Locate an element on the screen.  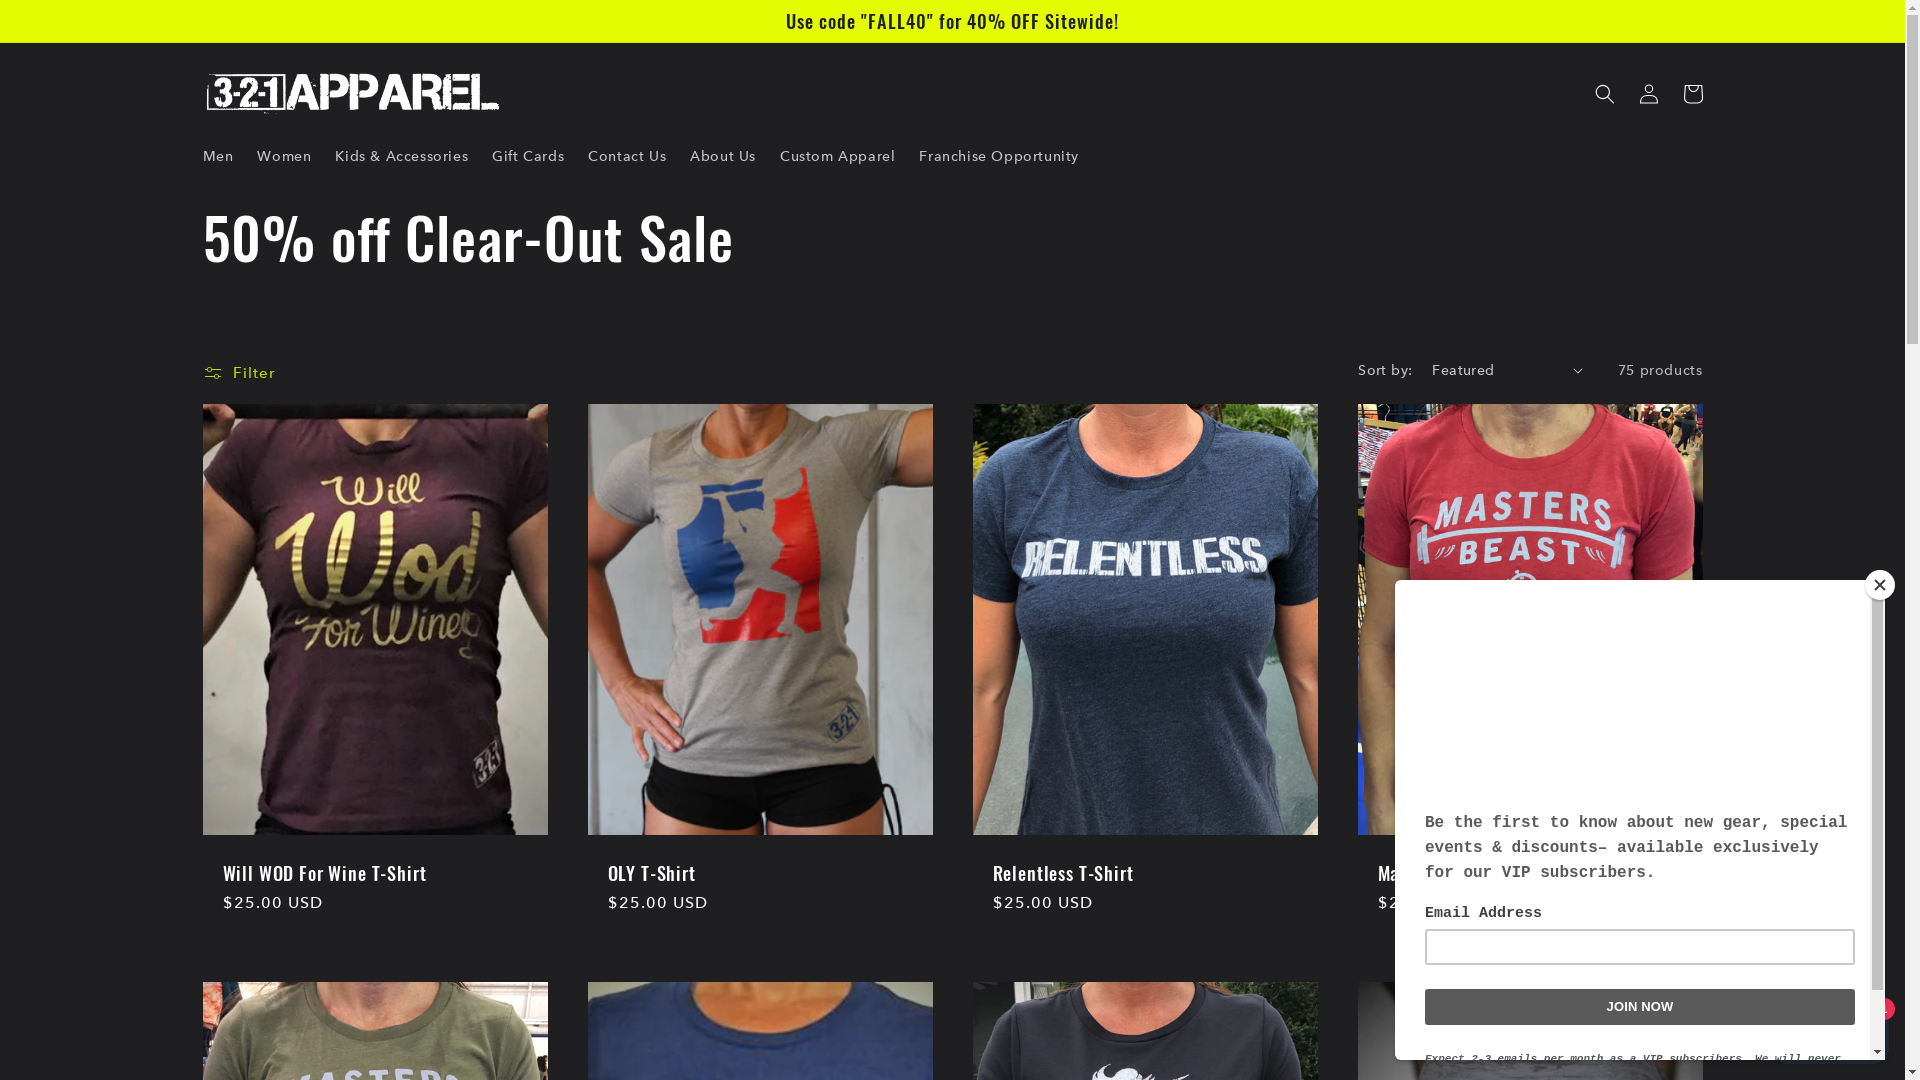
'Kids & Accessories' is located at coordinates (400, 154).